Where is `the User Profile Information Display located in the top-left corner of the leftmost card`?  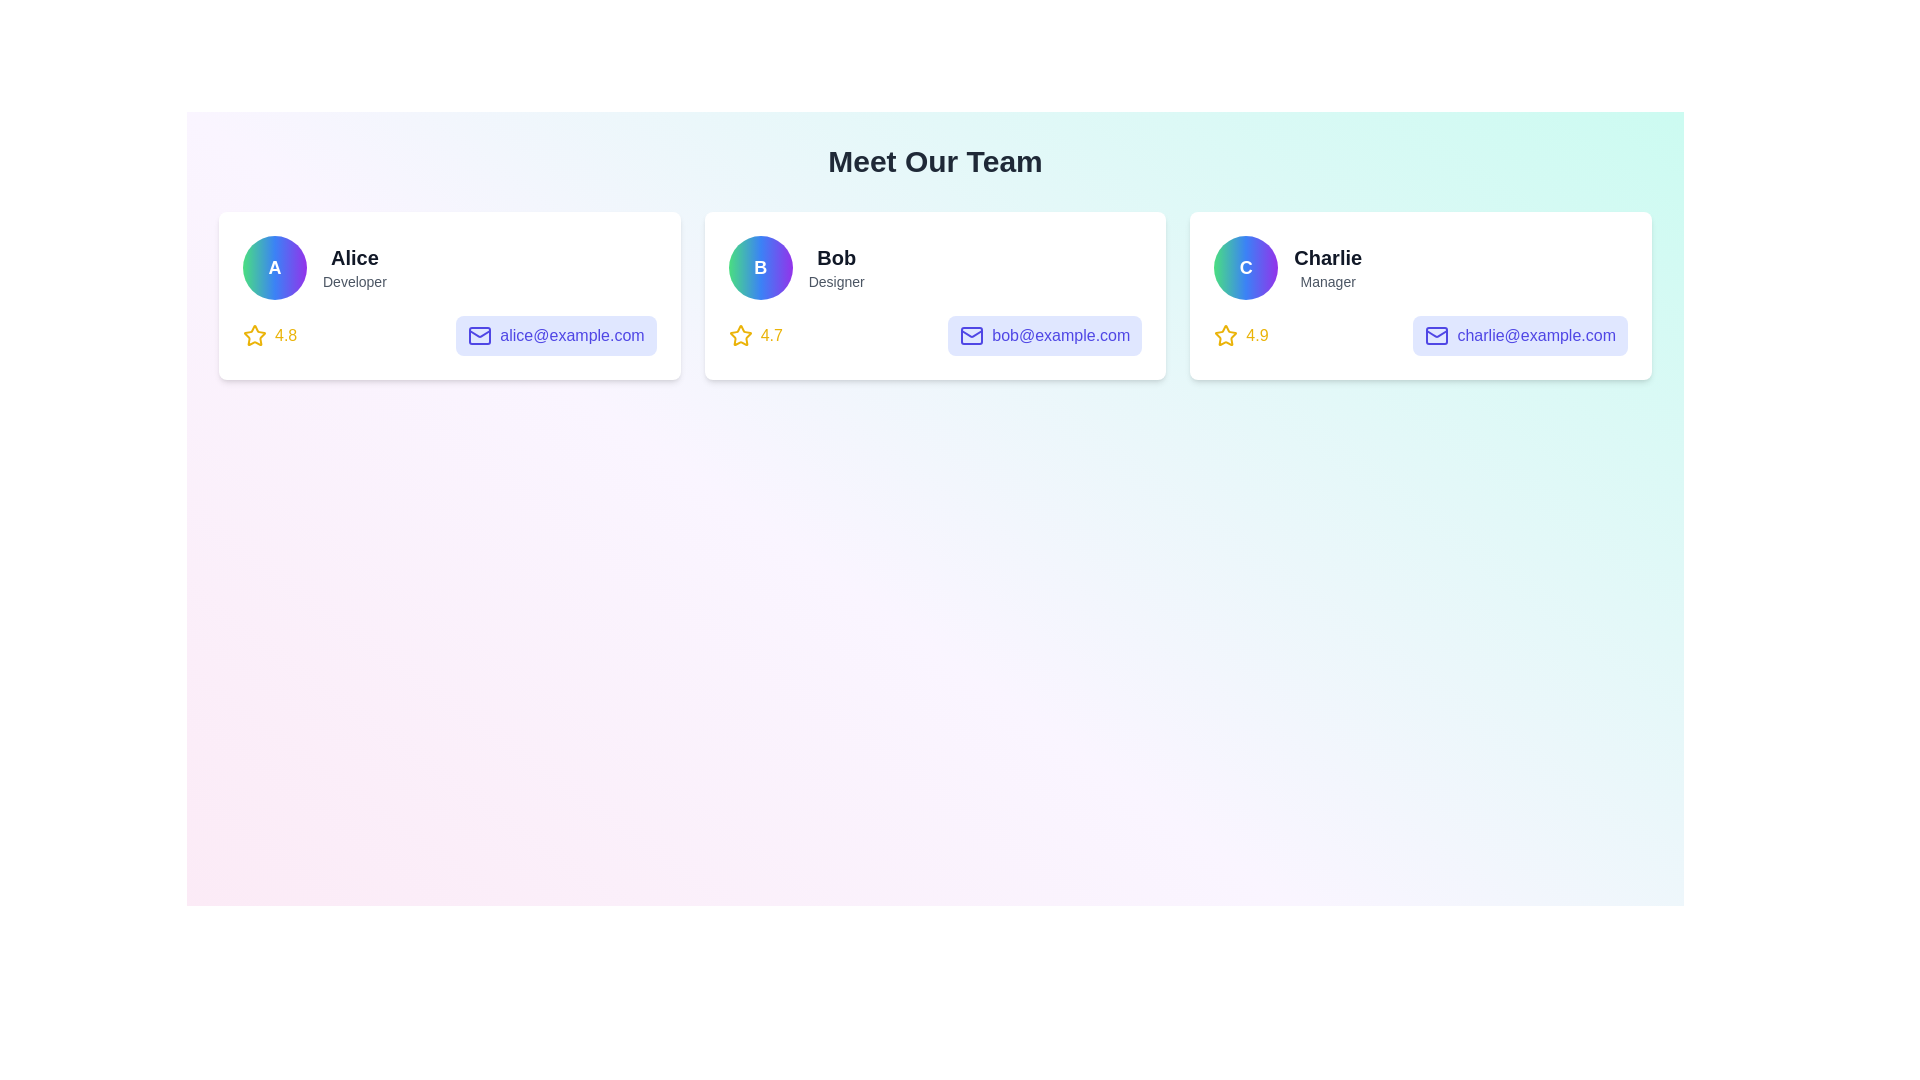
the User Profile Information Display located in the top-left corner of the leftmost card is located at coordinates (448, 266).